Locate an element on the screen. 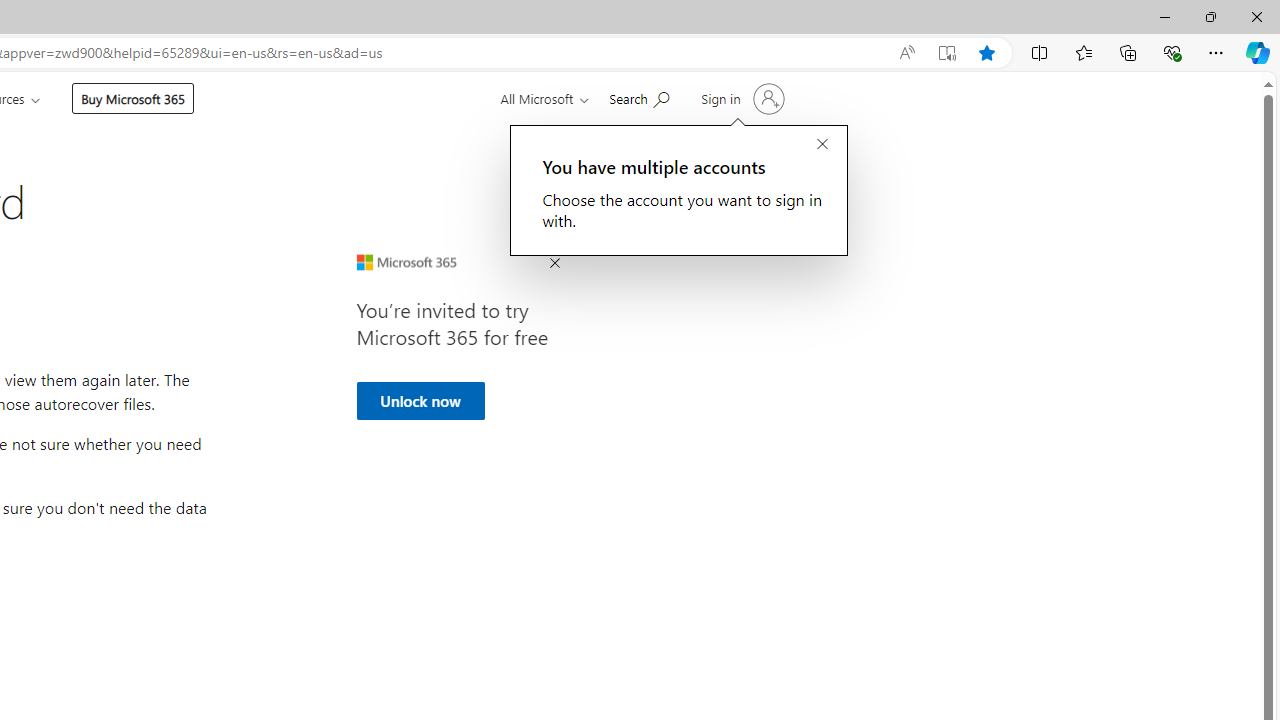 The image size is (1280, 720). 'Read aloud this page (Ctrl+Shift+U)' is located at coordinates (905, 52).